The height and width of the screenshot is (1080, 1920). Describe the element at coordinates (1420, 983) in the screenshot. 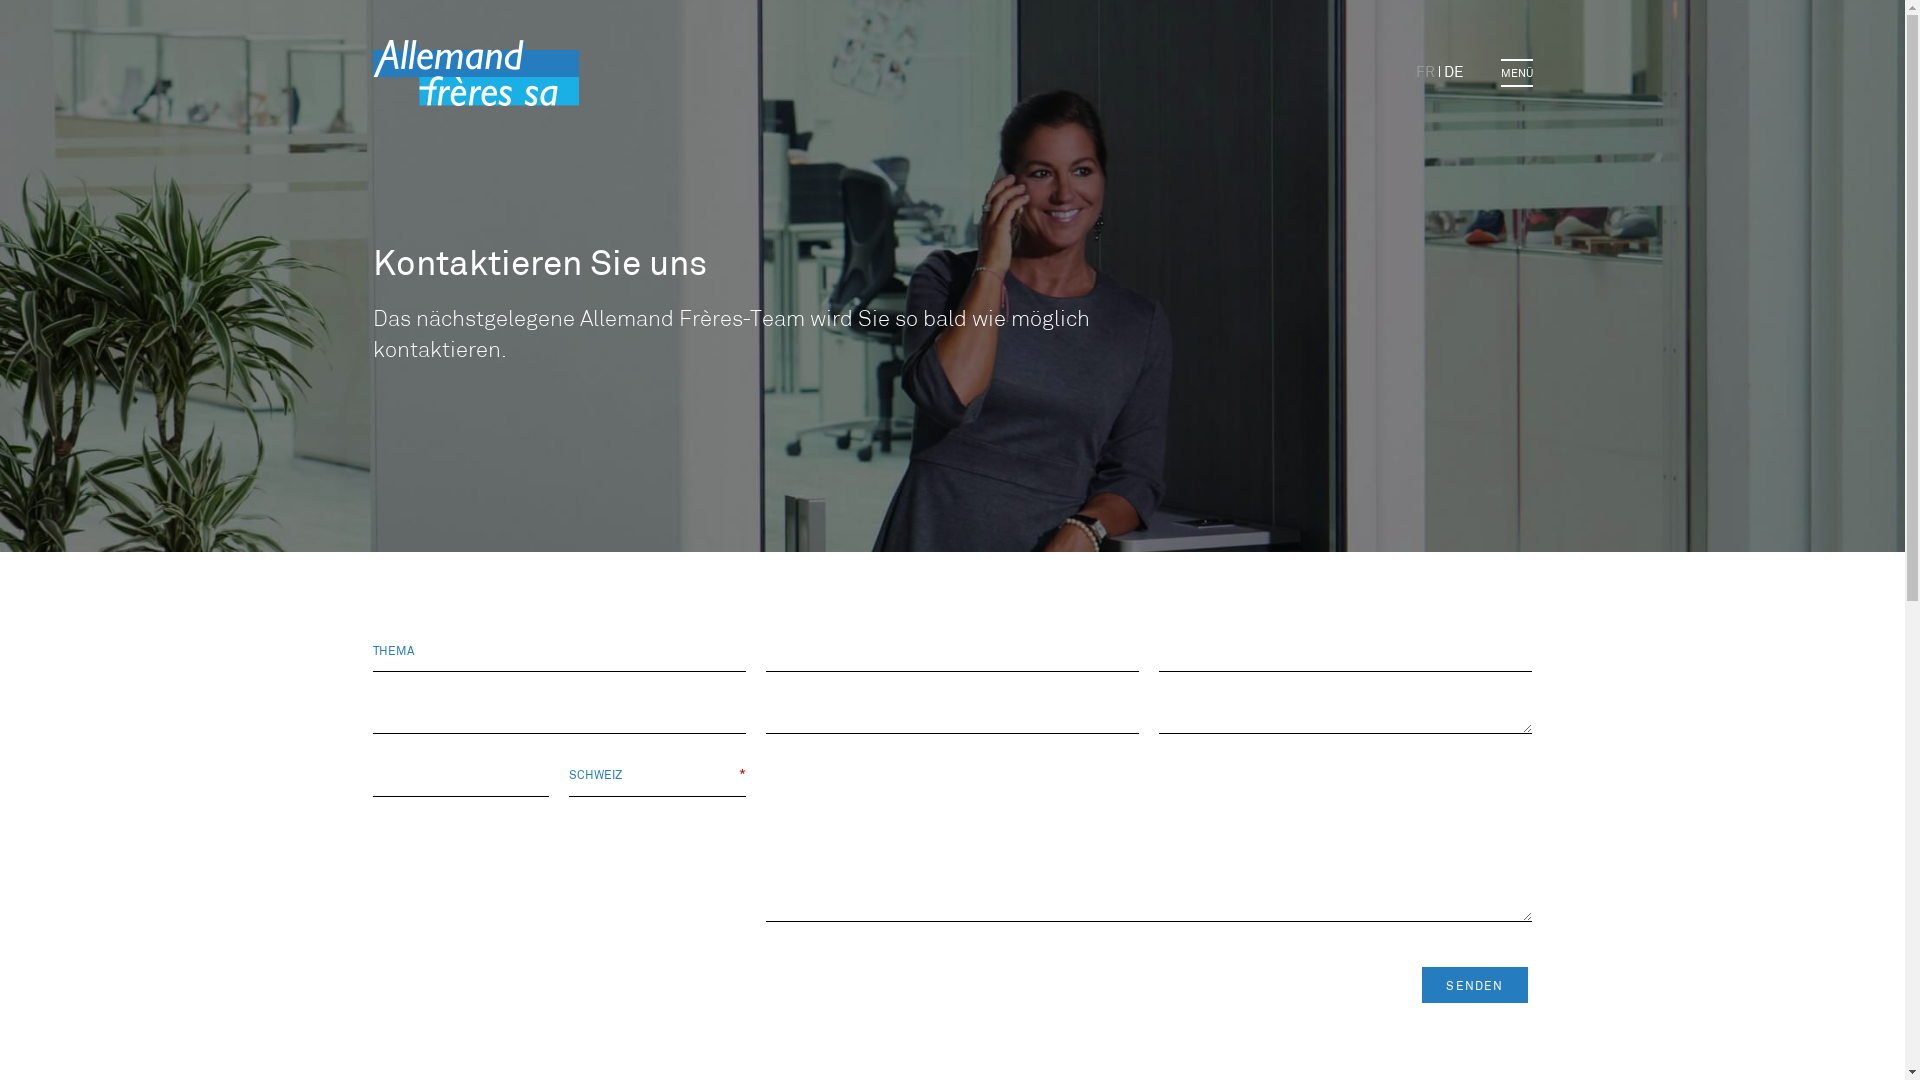

I see `'SENDEN'` at that location.